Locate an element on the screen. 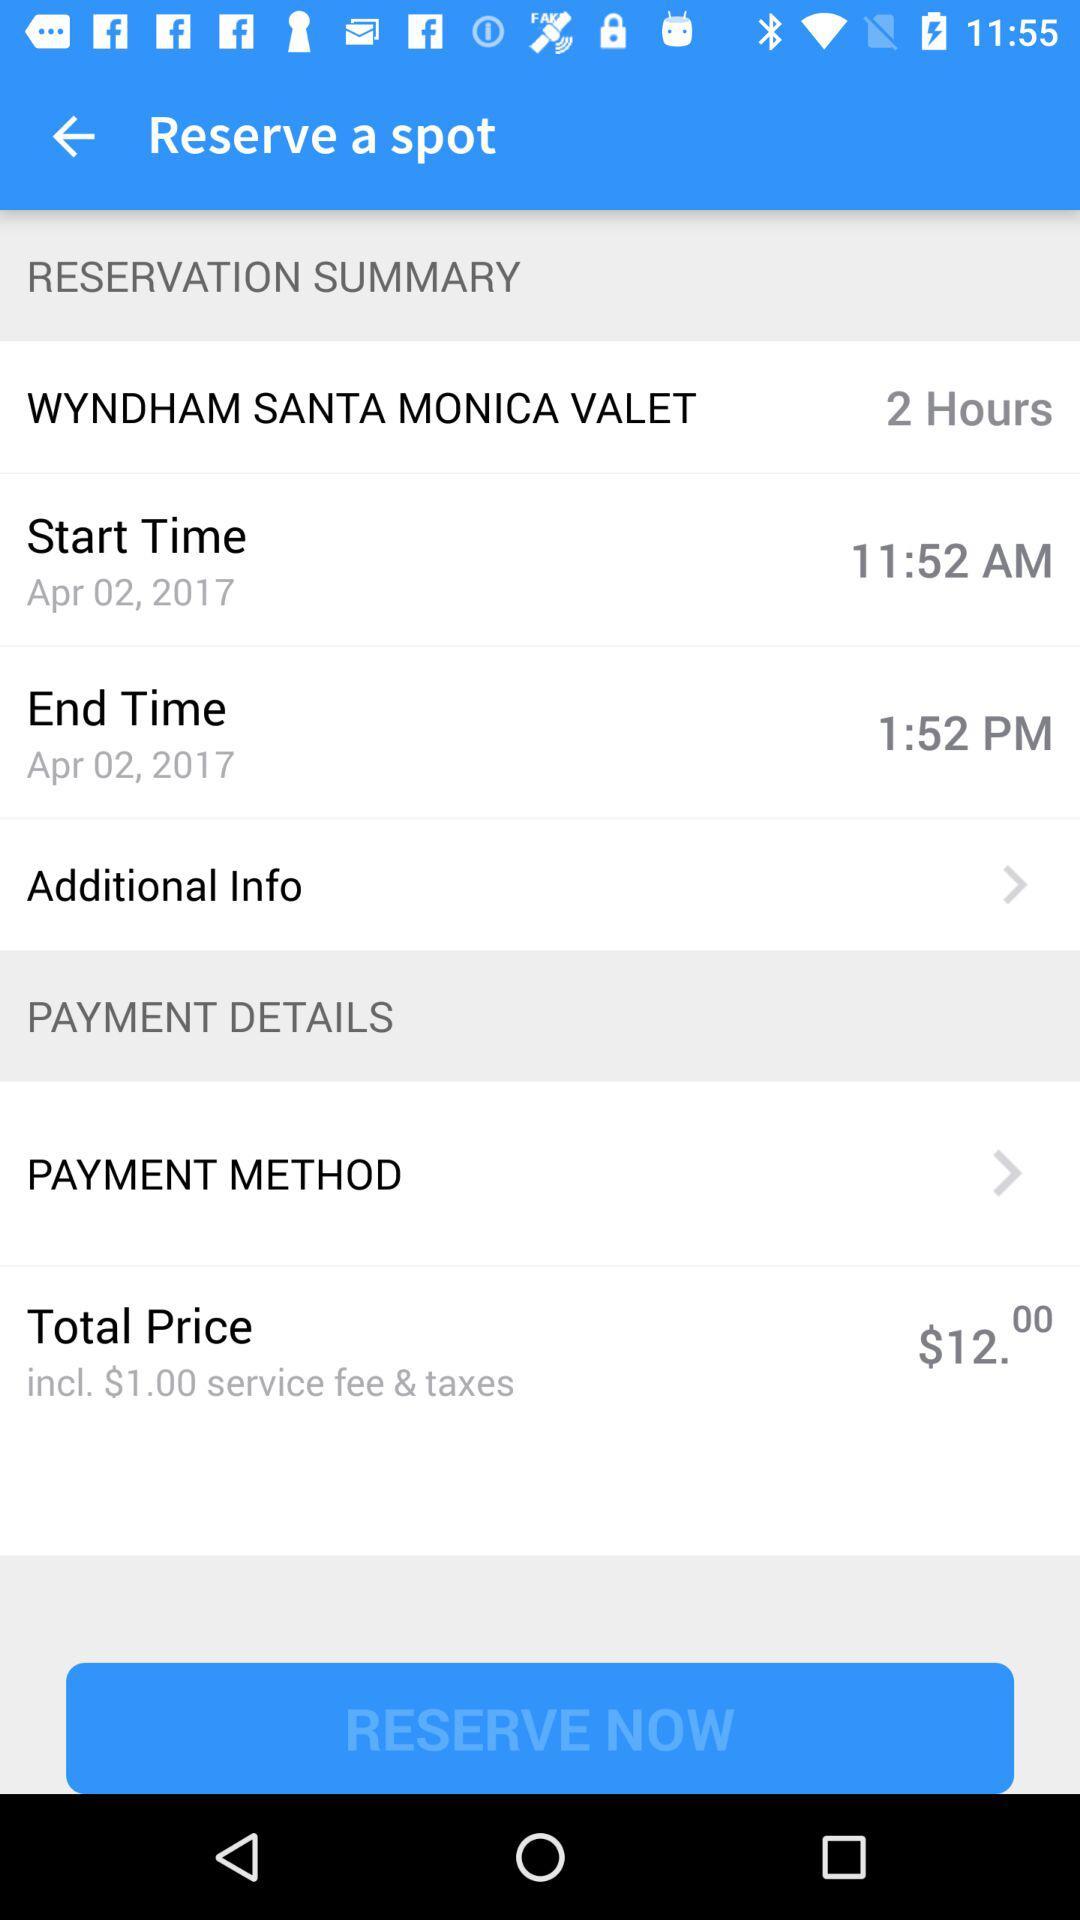 This screenshot has height=1920, width=1080. next button is located at coordinates (1006, 1172).